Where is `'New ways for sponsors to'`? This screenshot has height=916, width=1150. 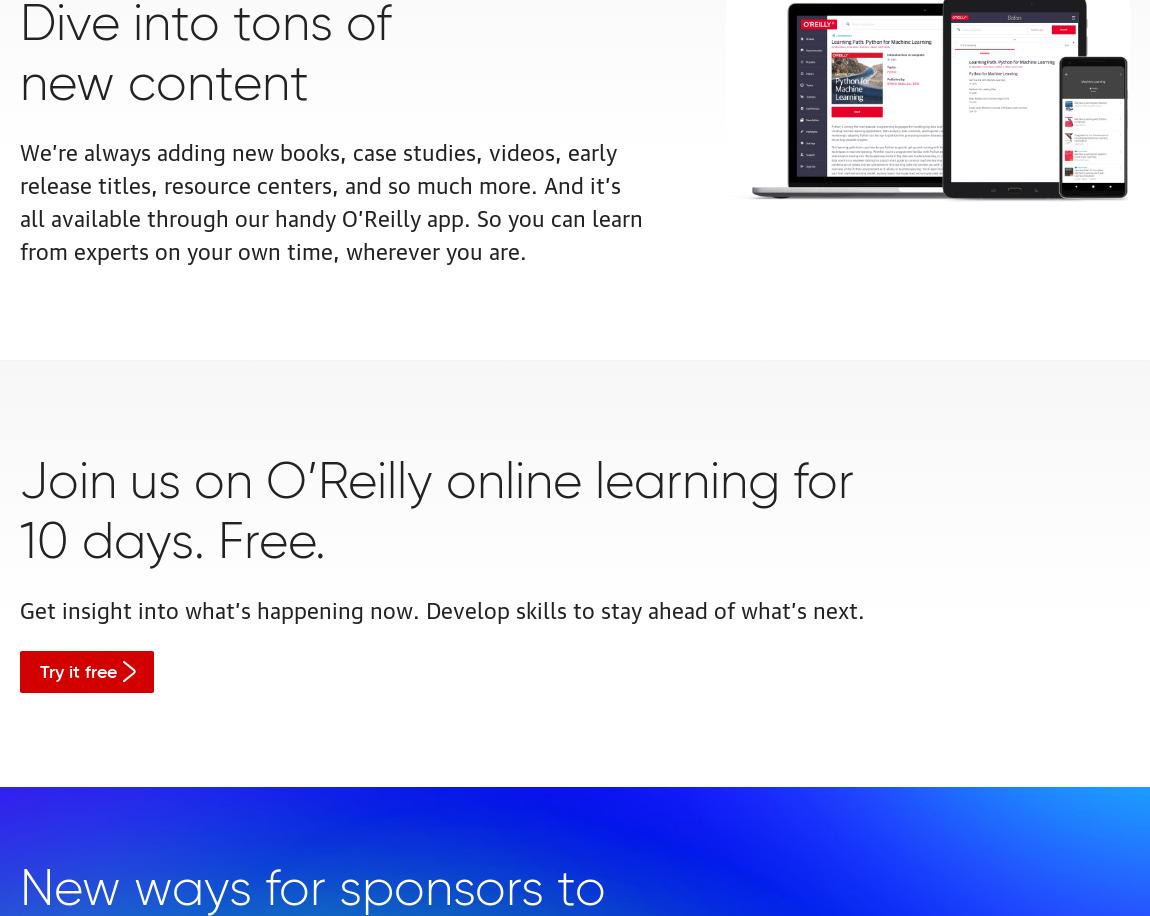
'New ways for sponsors to' is located at coordinates (313, 888).